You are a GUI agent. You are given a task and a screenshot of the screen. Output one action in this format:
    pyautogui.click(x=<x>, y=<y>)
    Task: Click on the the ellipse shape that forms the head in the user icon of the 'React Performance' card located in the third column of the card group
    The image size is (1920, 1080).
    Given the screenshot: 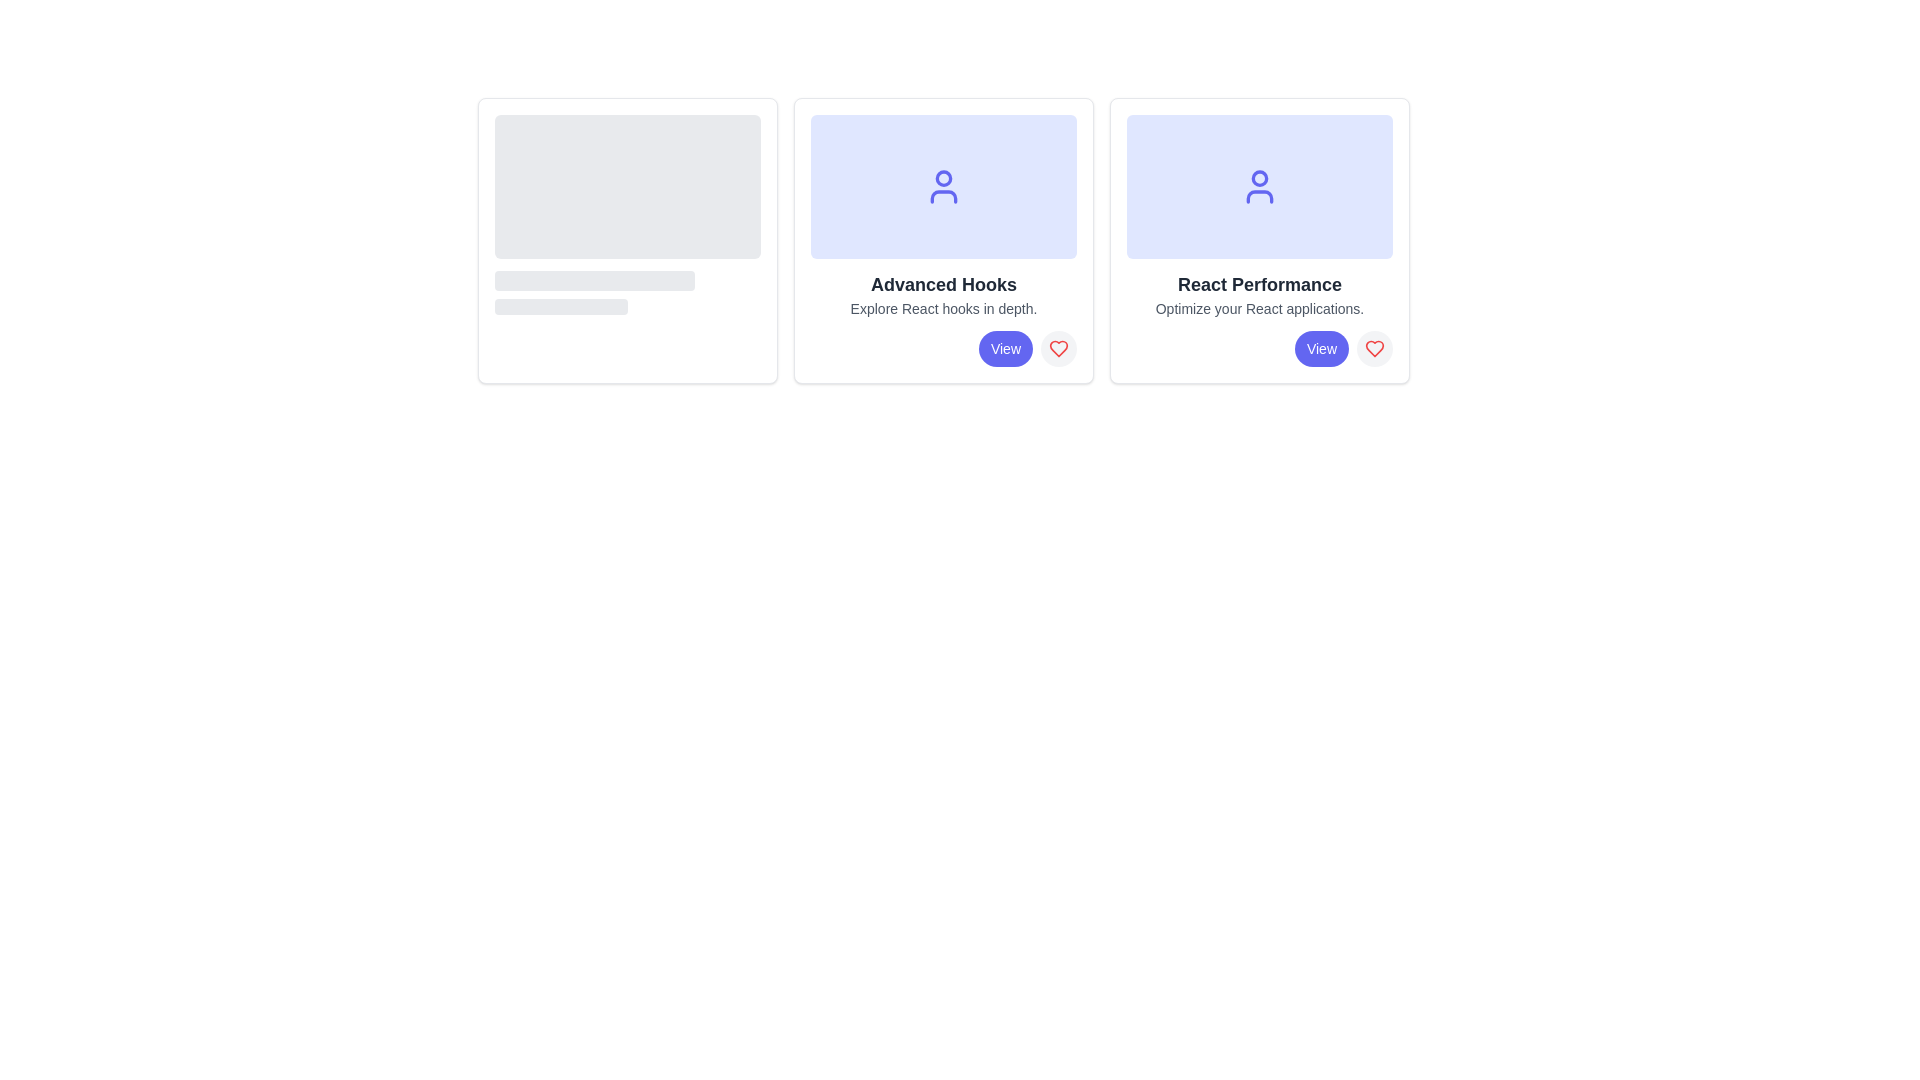 What is the action you would take?
    pyautogui.click(x=1258, y=176)
    